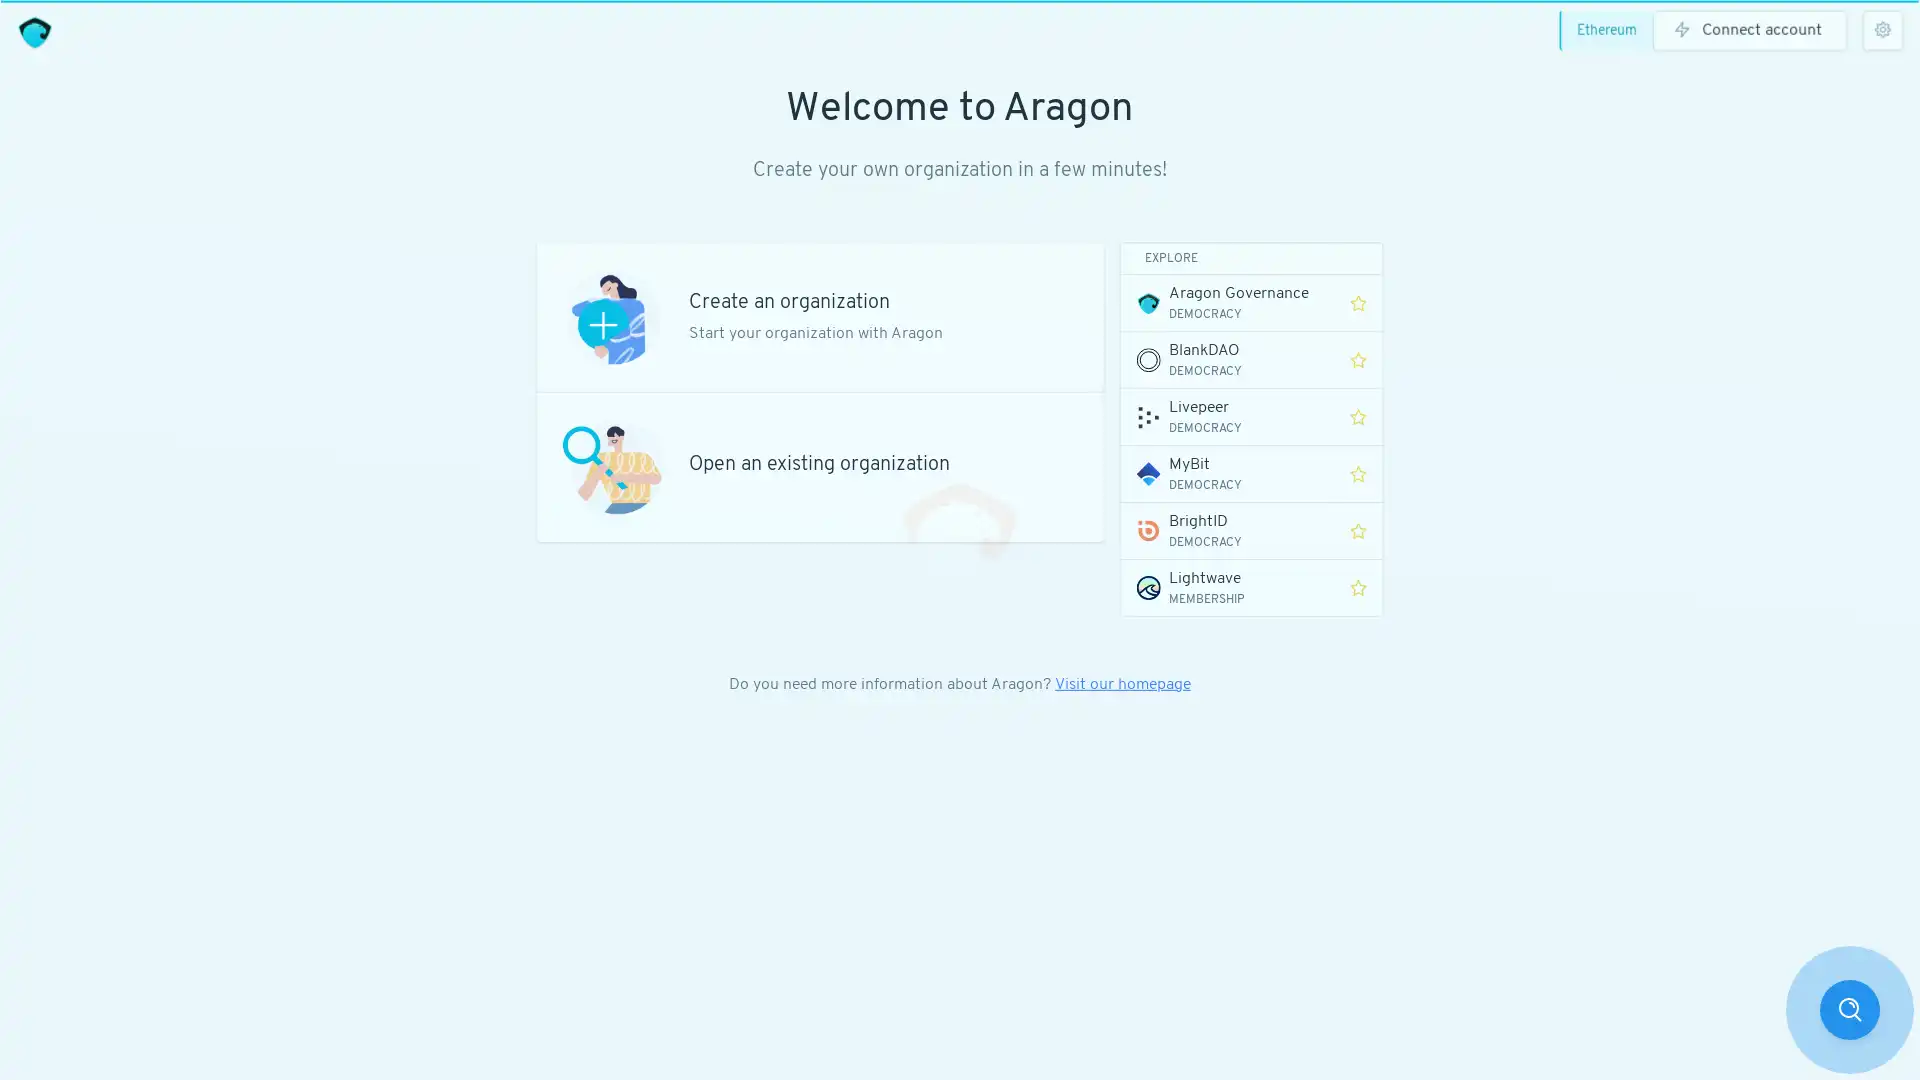 The image size is (1920, 1080). I want to click on Open an existing organization, so click(820, 466).